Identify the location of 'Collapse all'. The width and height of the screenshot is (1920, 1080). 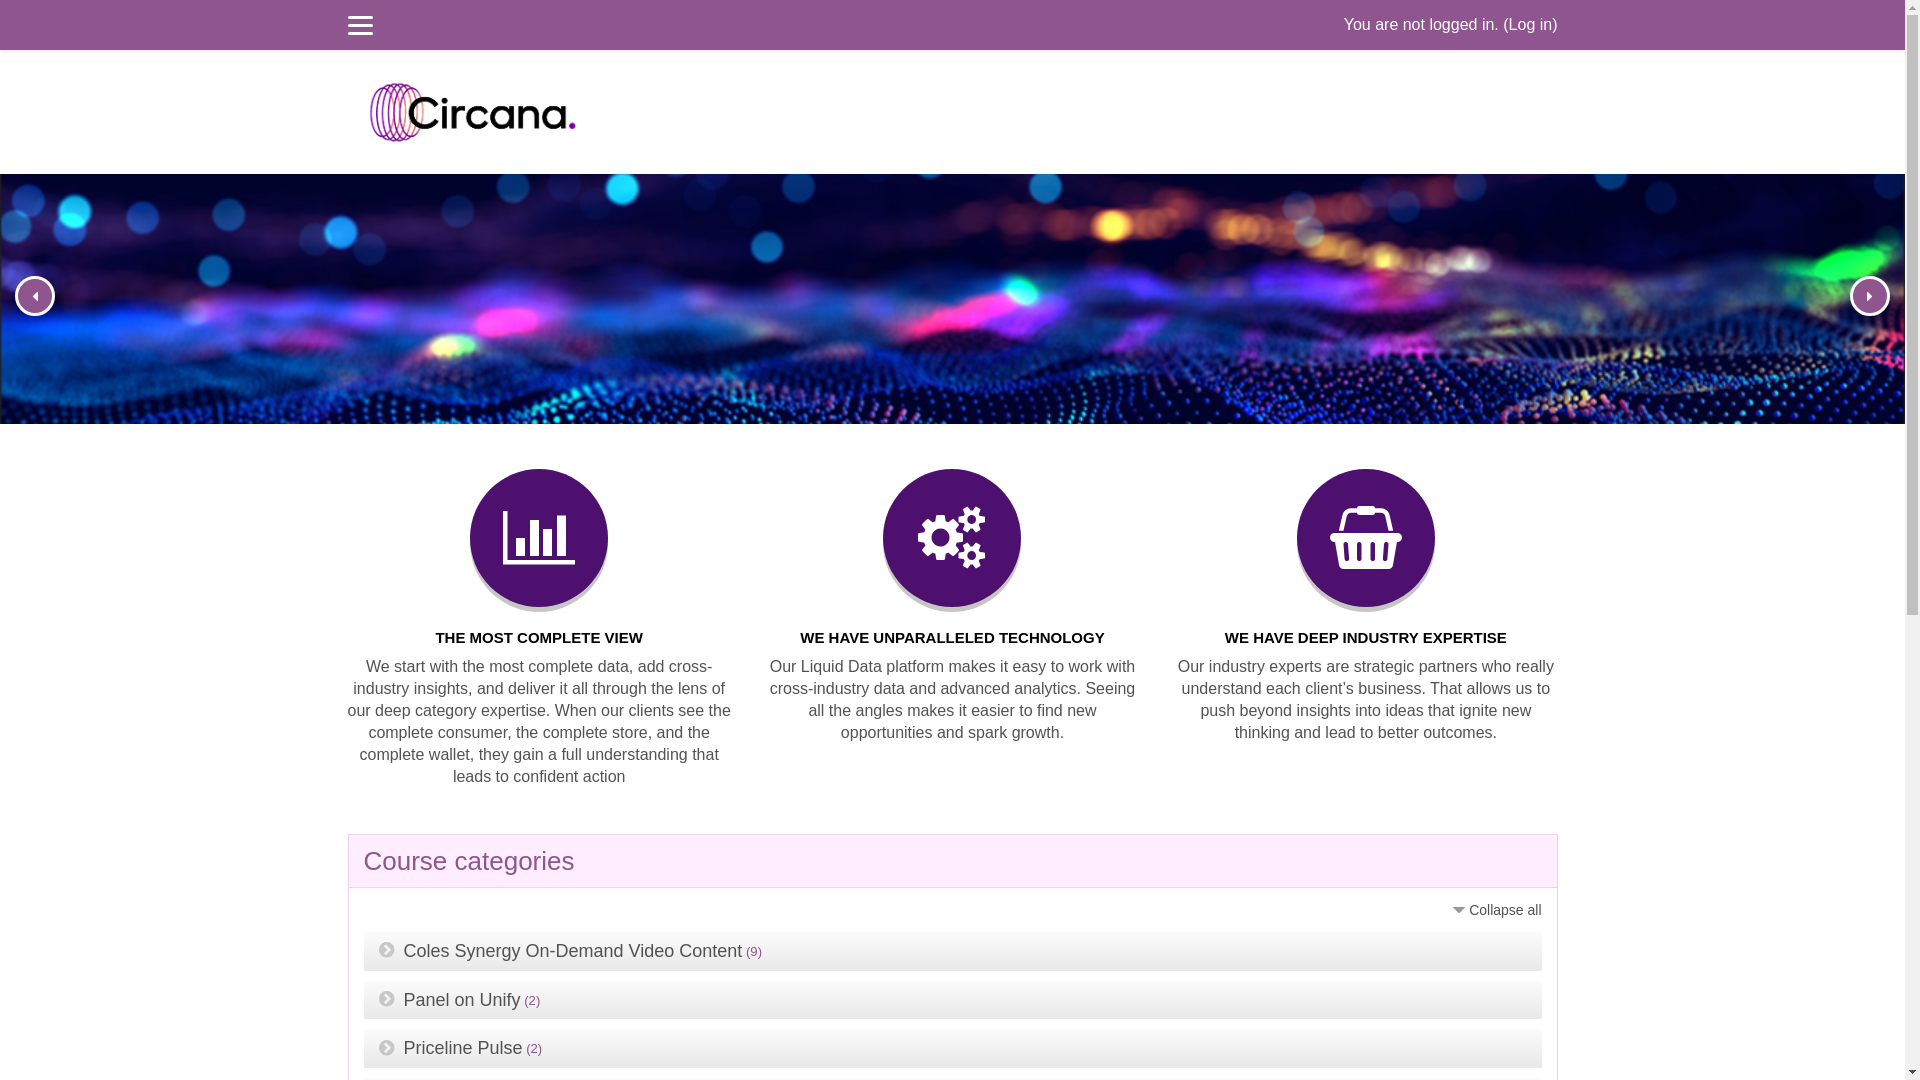
(1494, 910).